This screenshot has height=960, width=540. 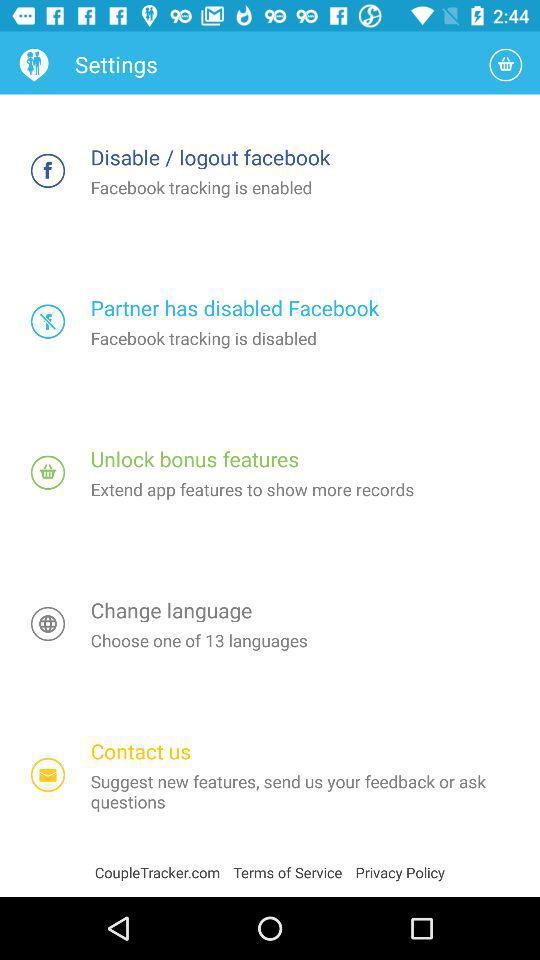 What do you see at coordinates (400, 871) in the screenshot?
I see `icon below suggest new features item` at bounding box center [400, 871].